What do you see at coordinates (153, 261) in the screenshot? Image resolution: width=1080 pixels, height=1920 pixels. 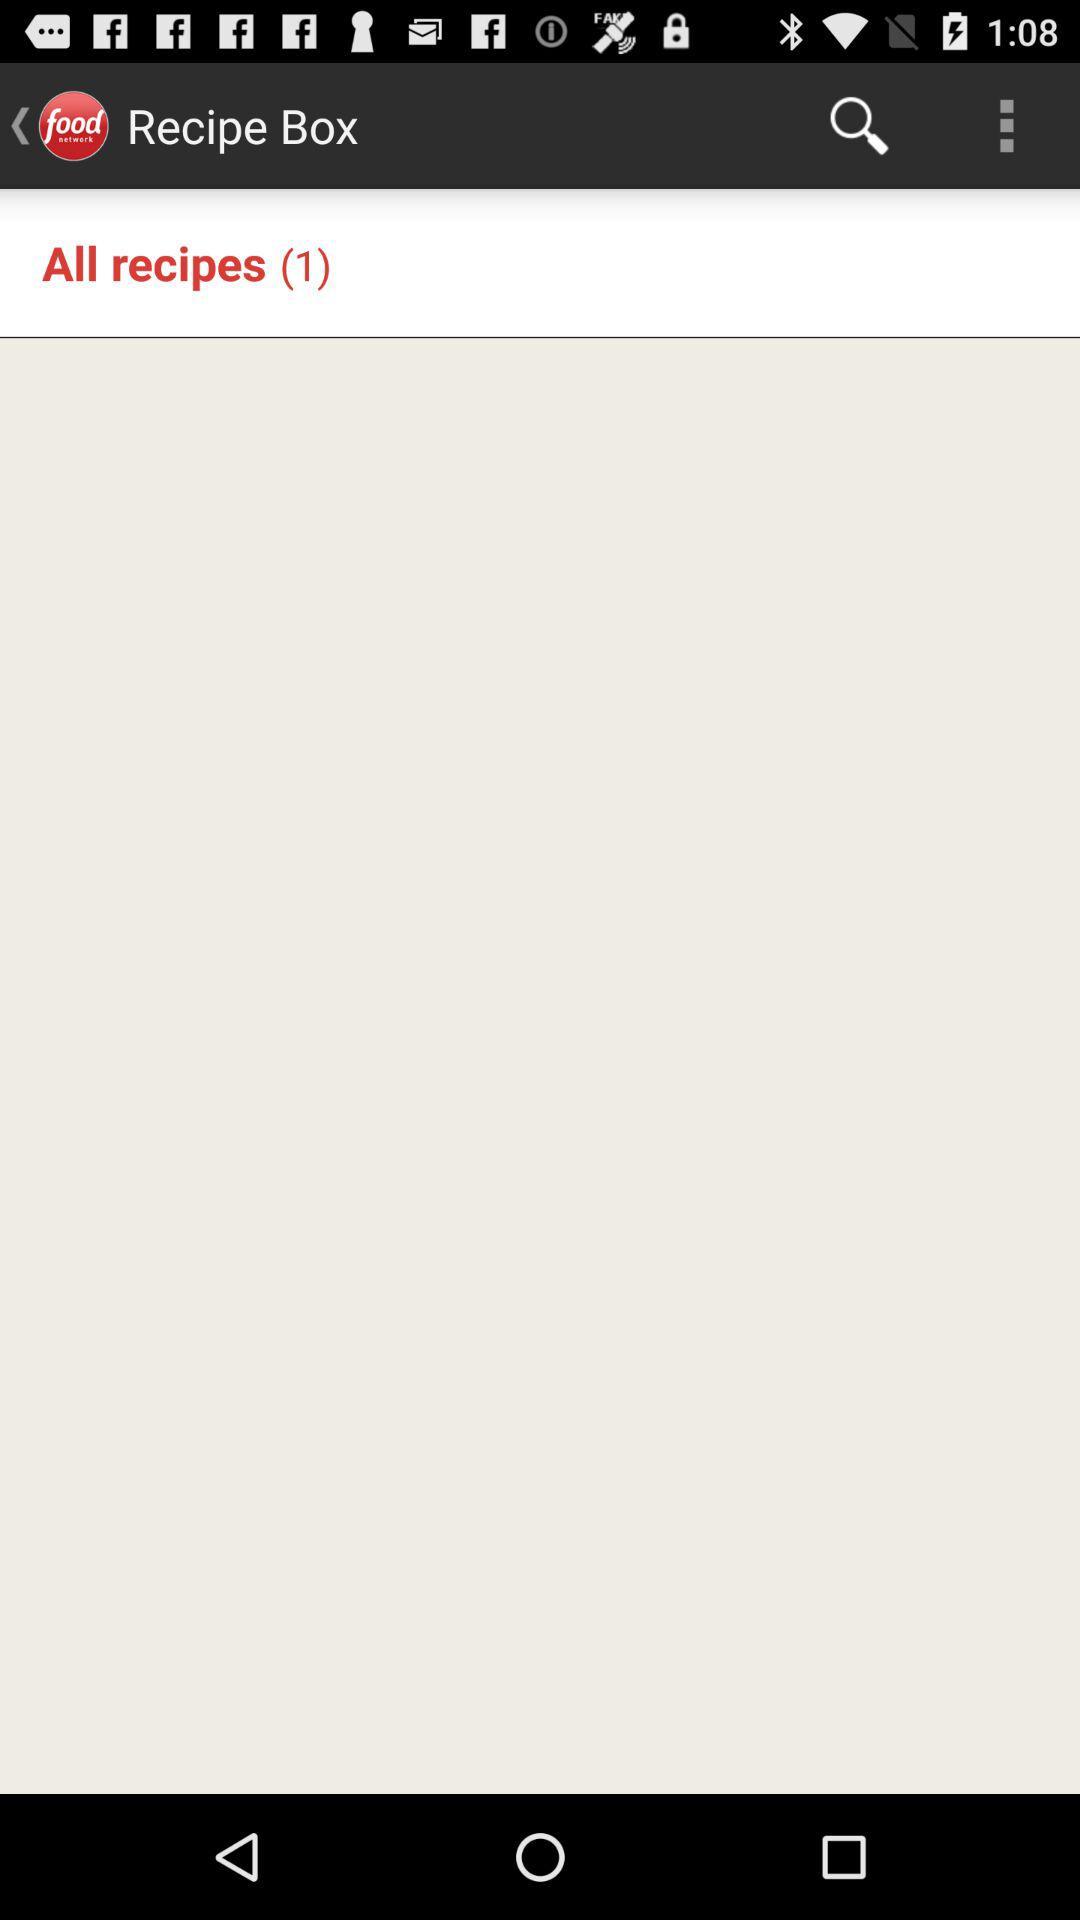 I see `item to the left of the (1) app` at bounding box center [153, 261].